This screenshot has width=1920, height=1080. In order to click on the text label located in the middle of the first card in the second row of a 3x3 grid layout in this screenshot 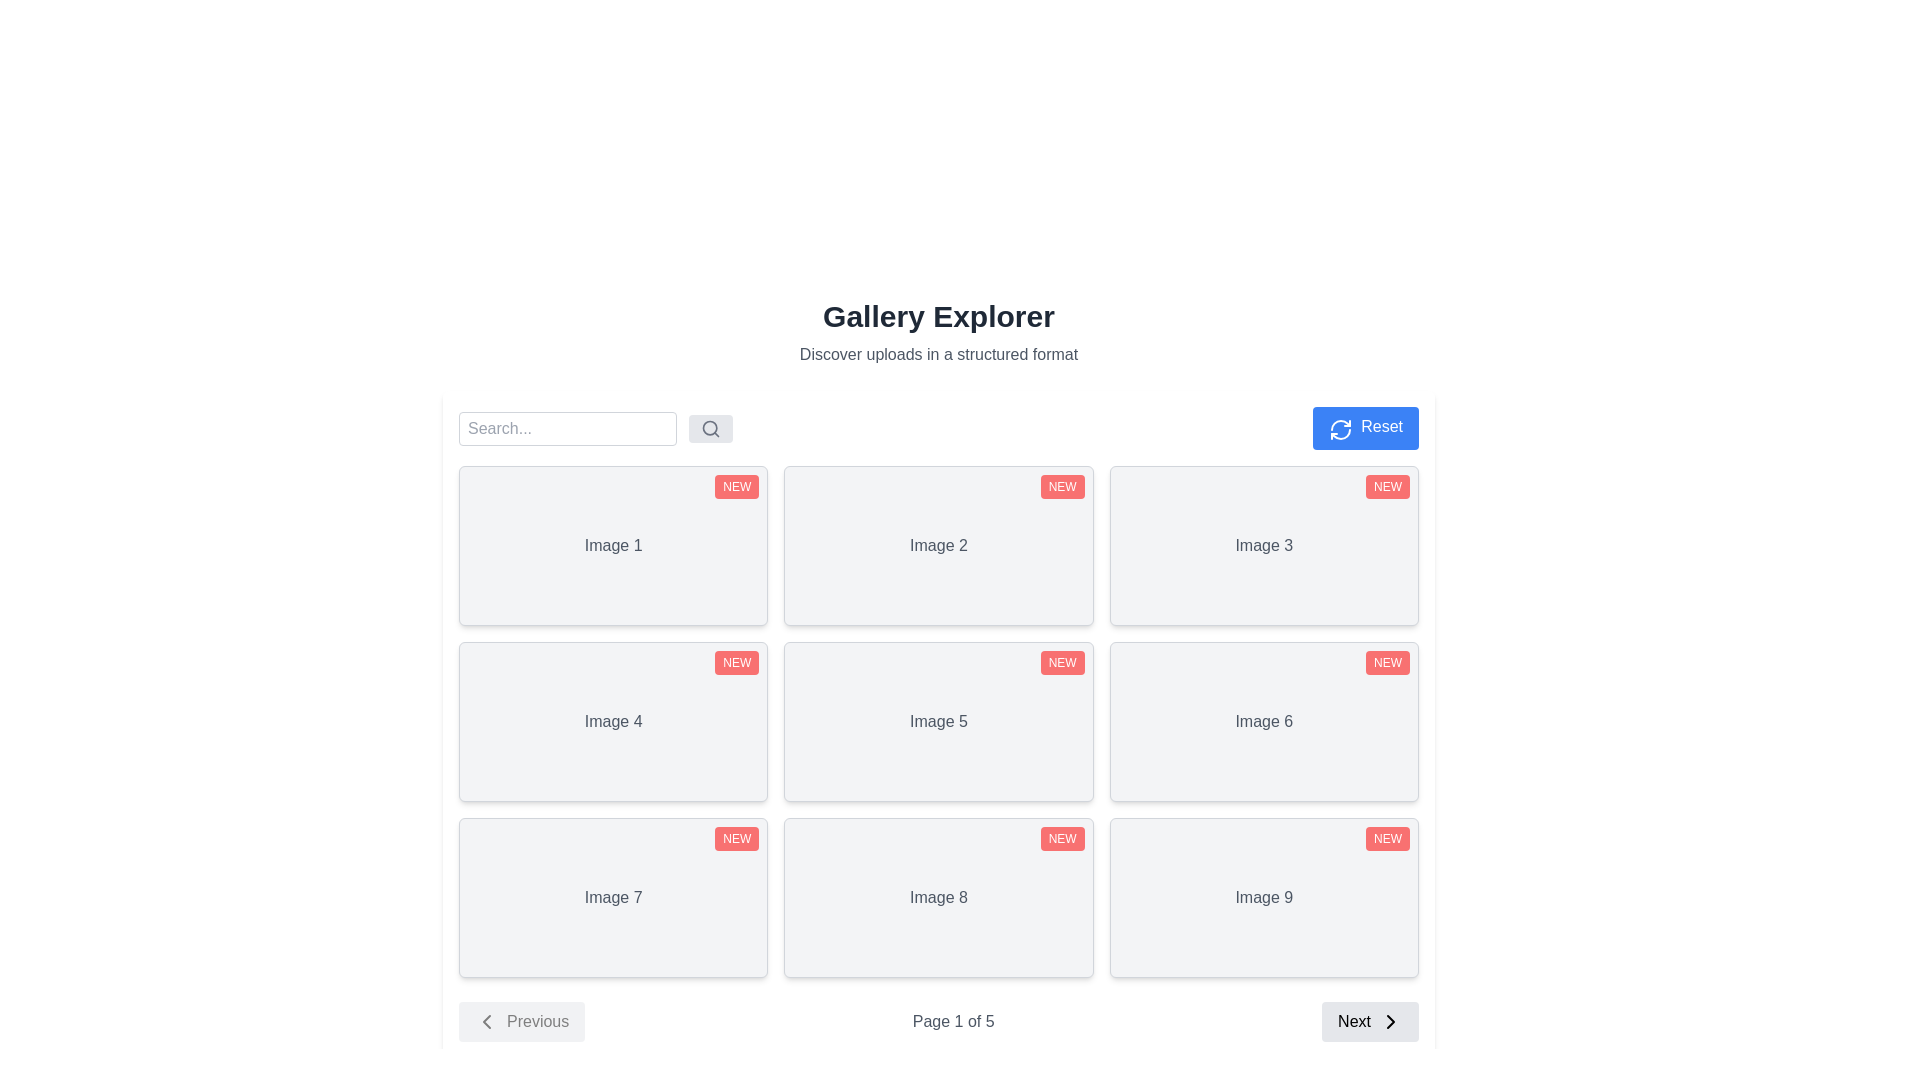, I will do `click(612, 721)`.